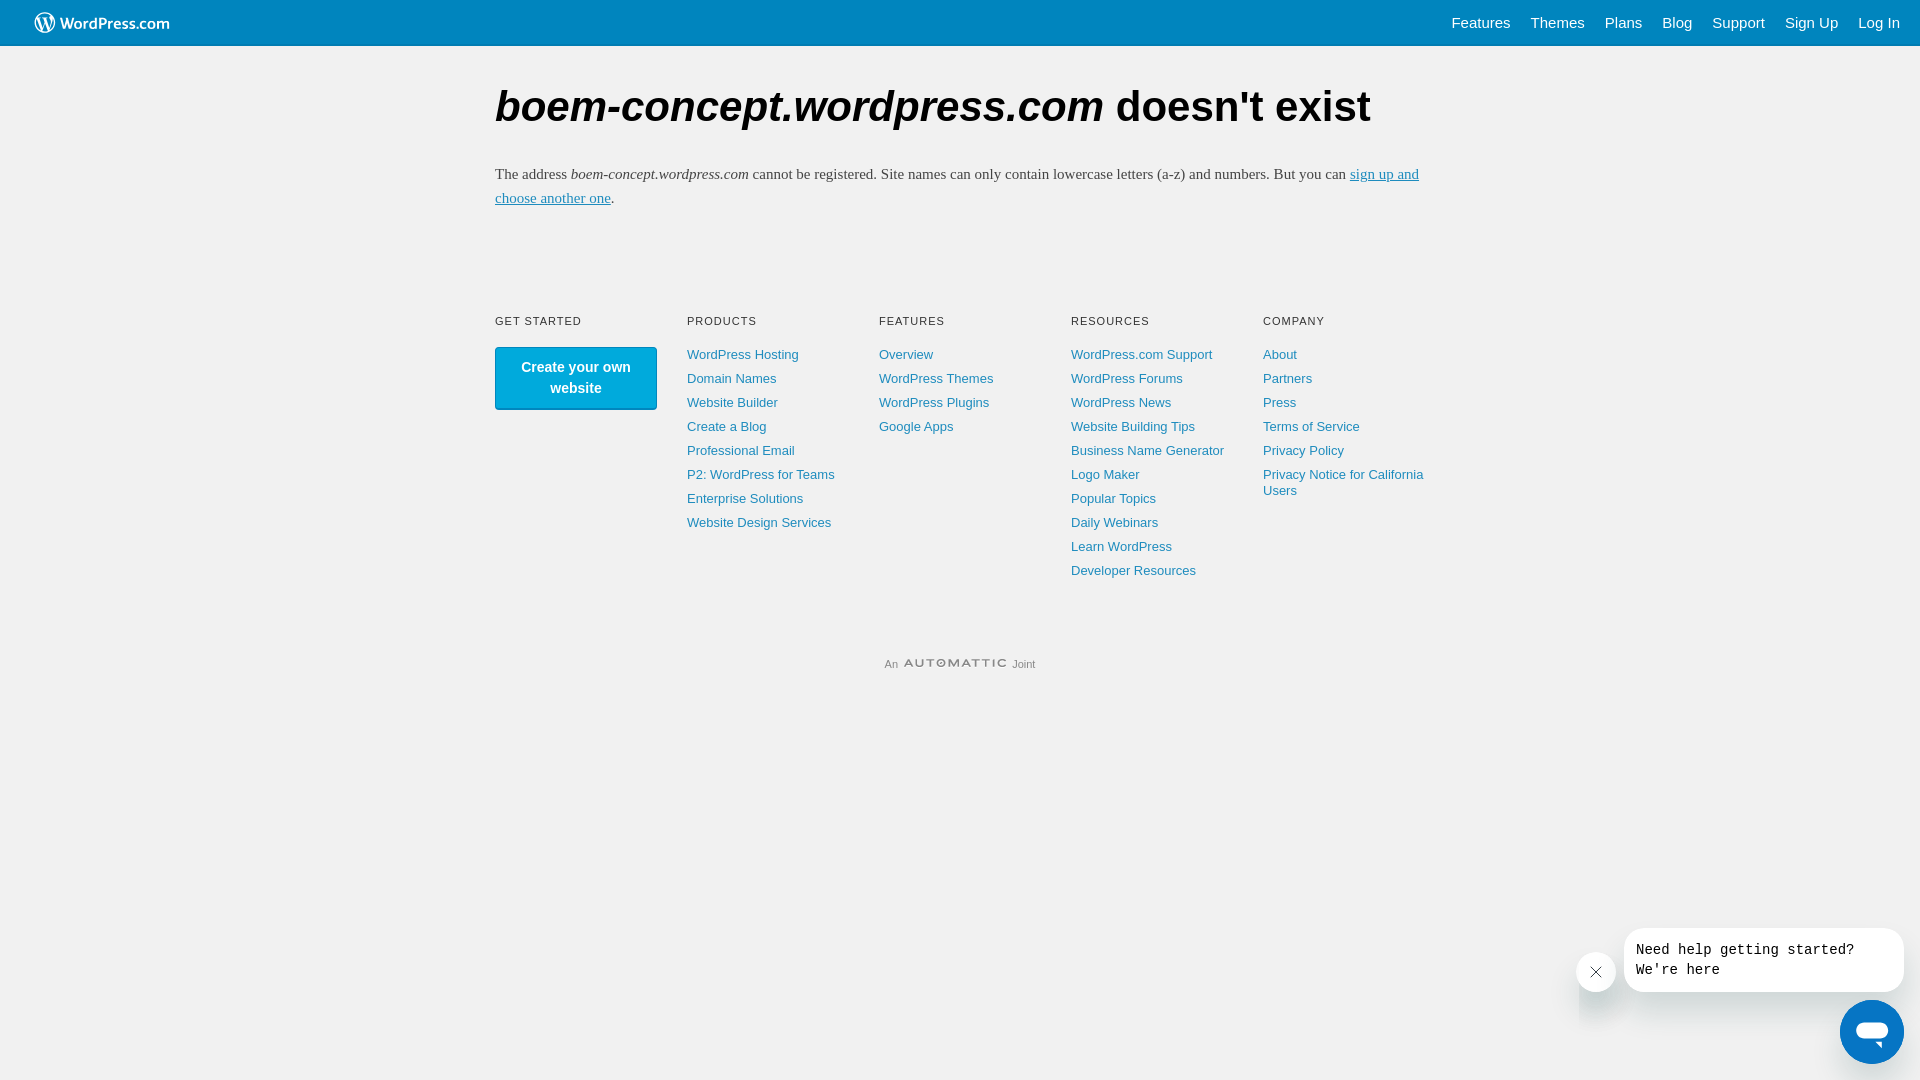  I want to click on 'Plans', so click(1623, 23).